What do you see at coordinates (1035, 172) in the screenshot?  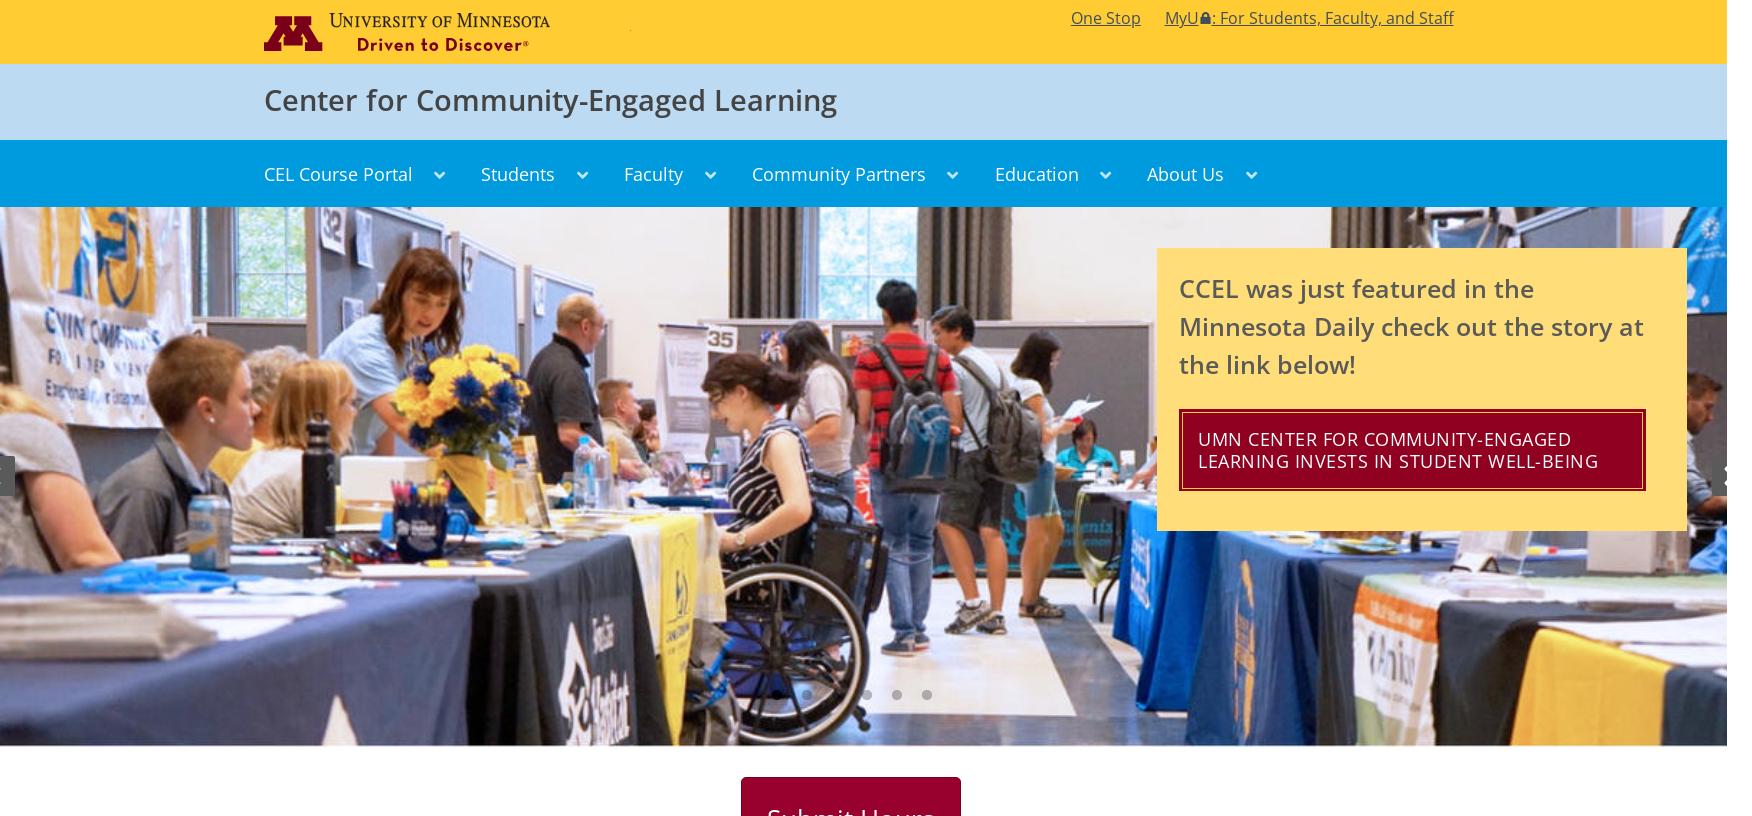 I see `'Education'` at bounding box center [1035, 172].